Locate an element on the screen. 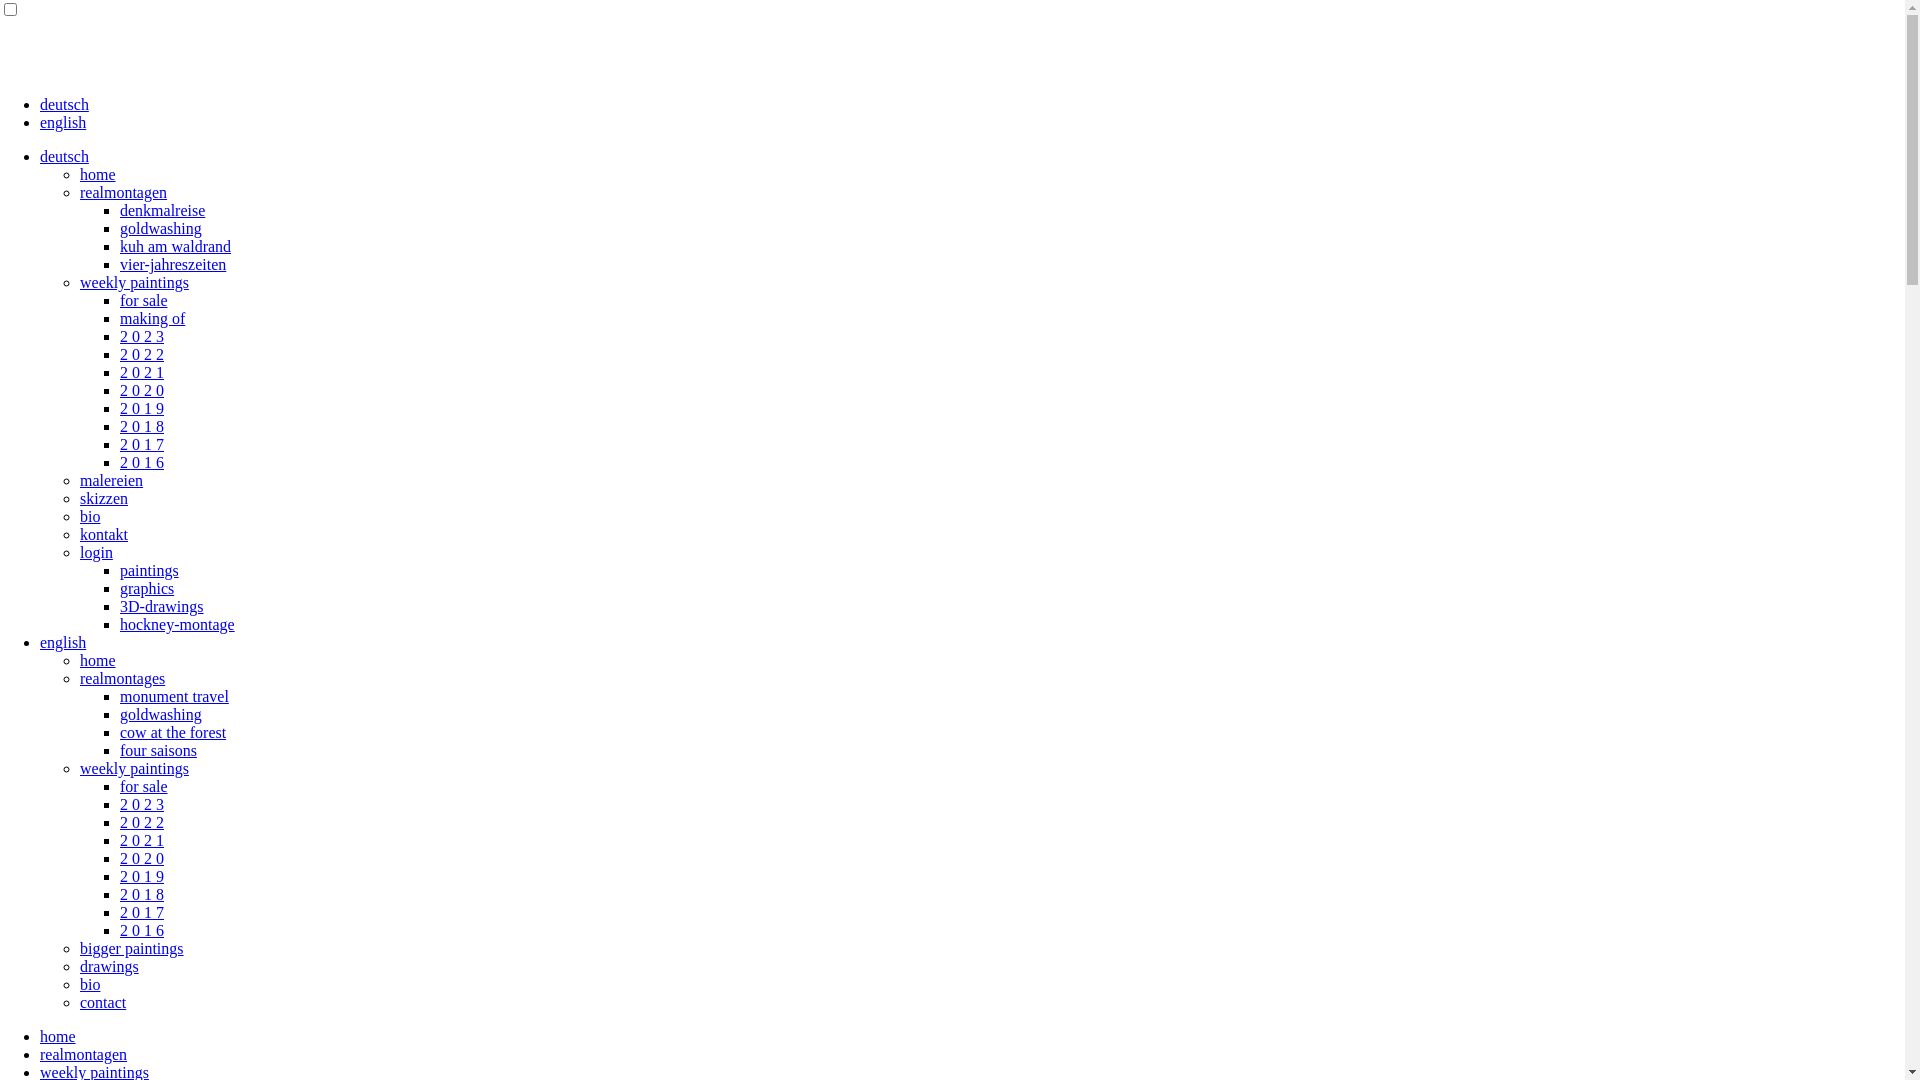 The width and height of the screenshot is (1920, 1080). '2 0 2 0' is located at coordinates (141, 390).